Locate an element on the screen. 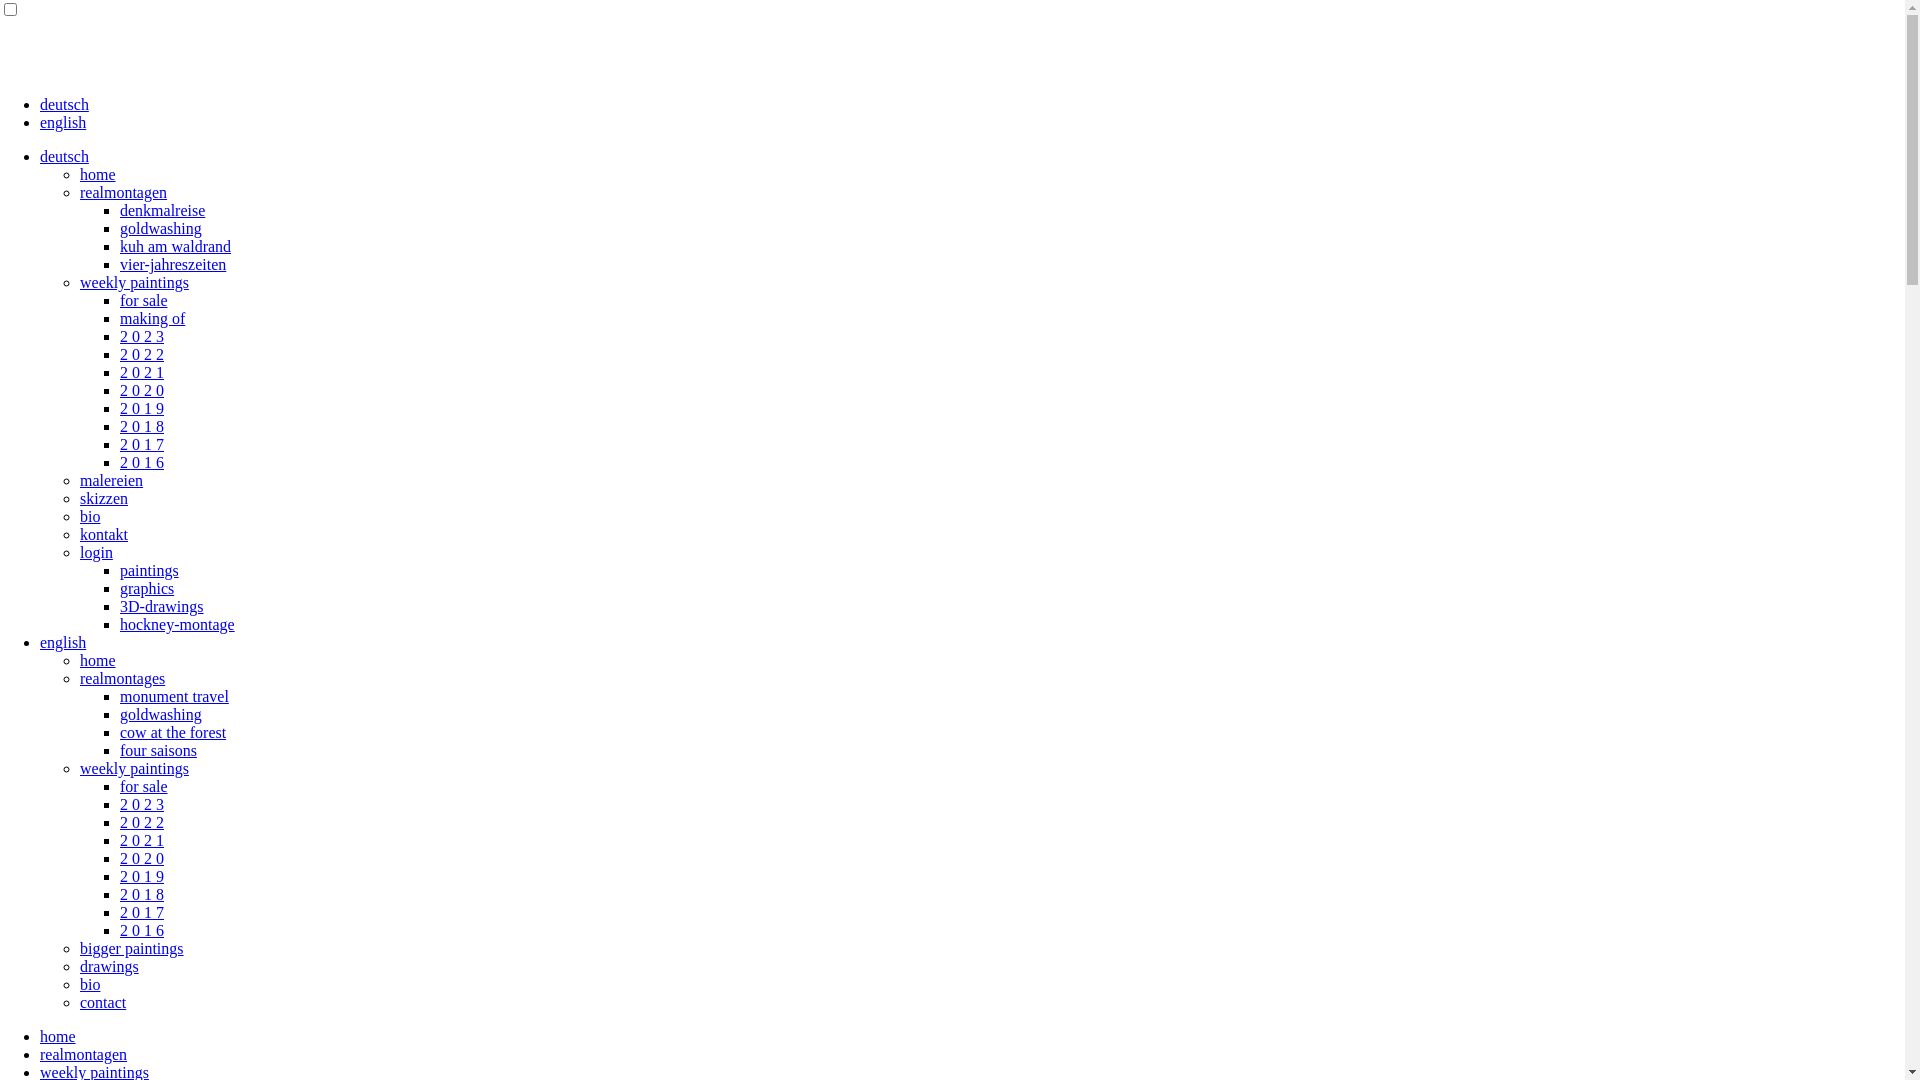 The width and height of the screenshot is (1920, 1080). '2 0 2 0' is located at coordinates (141, 390).